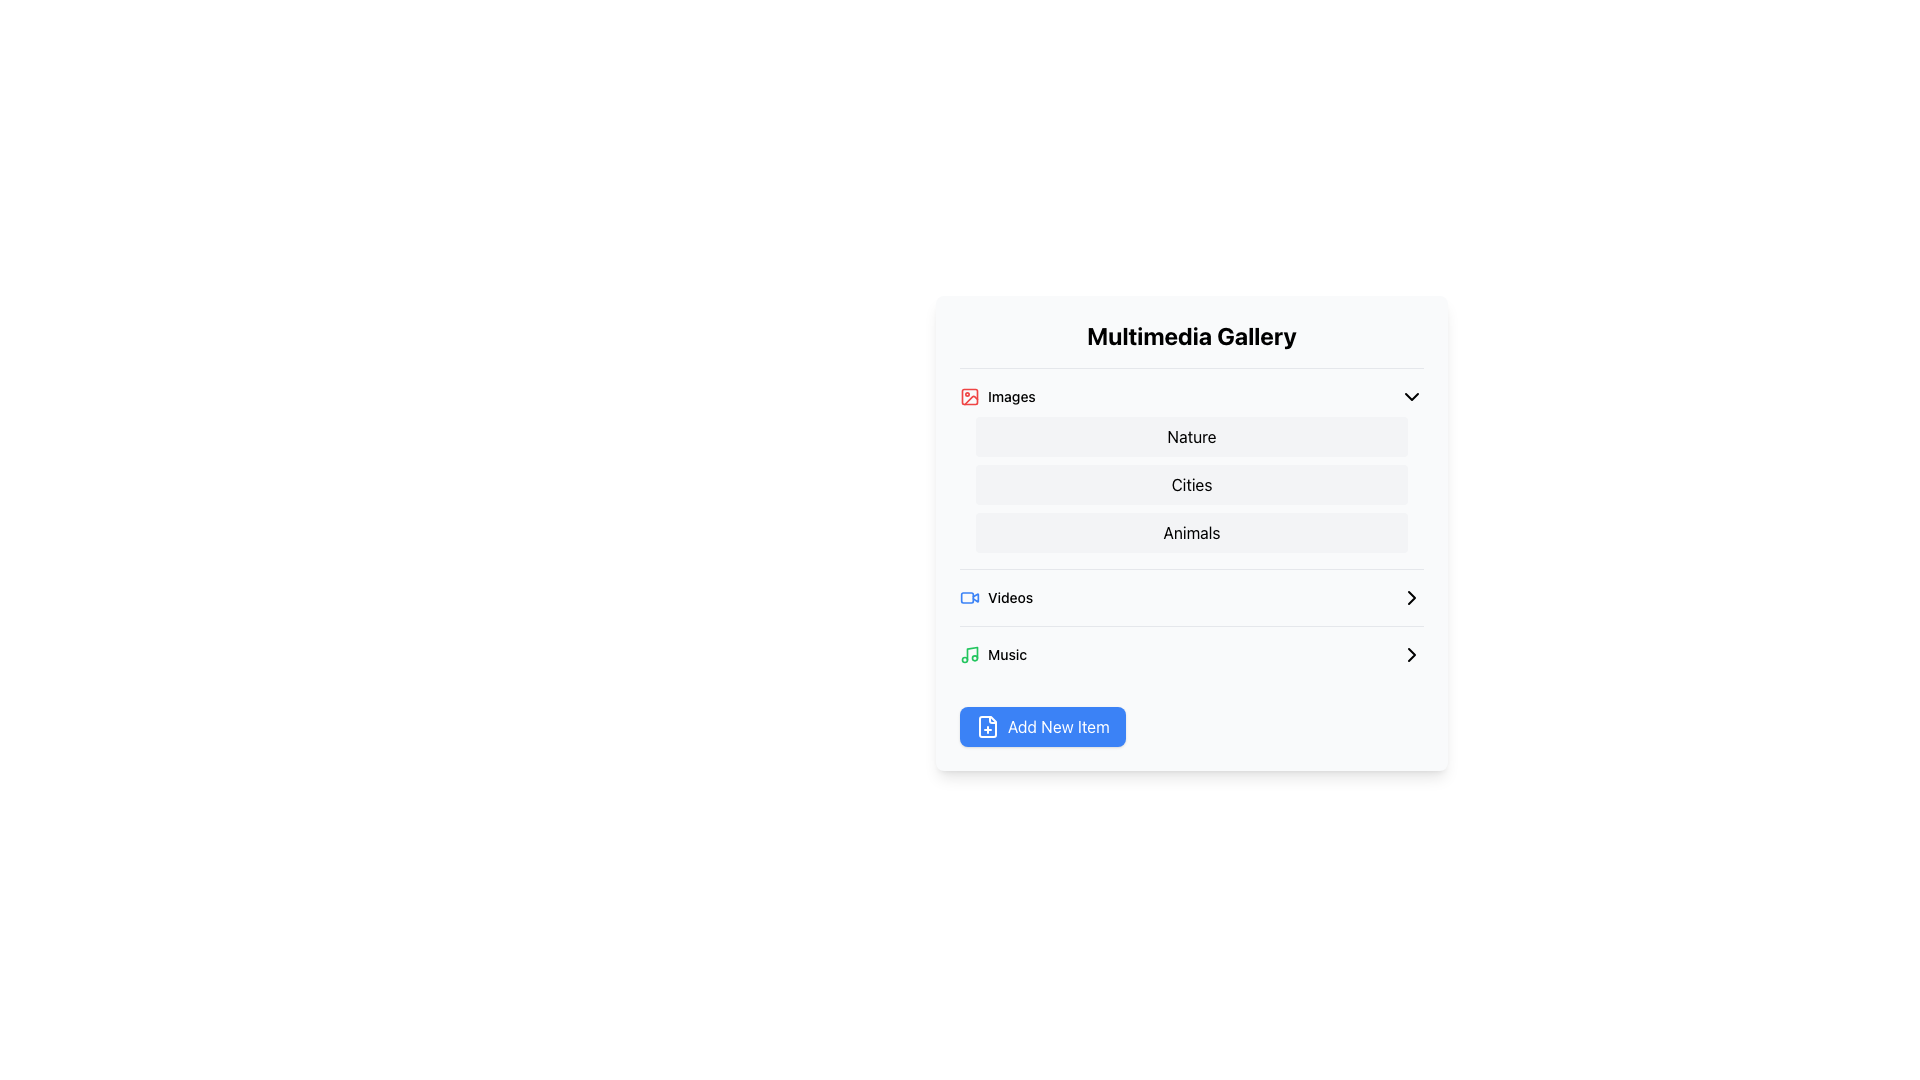 This screenshot has width=1920, height=1080. What do you see at coordinates (1191, 485) in the screenshot?
I see `the 'Cities' button in the submenu titled 'Images', which is part of the menu list containing options labeled 'Nature,' 'Cities,' and 'Animals.'` at bounding box center [1191, 485].